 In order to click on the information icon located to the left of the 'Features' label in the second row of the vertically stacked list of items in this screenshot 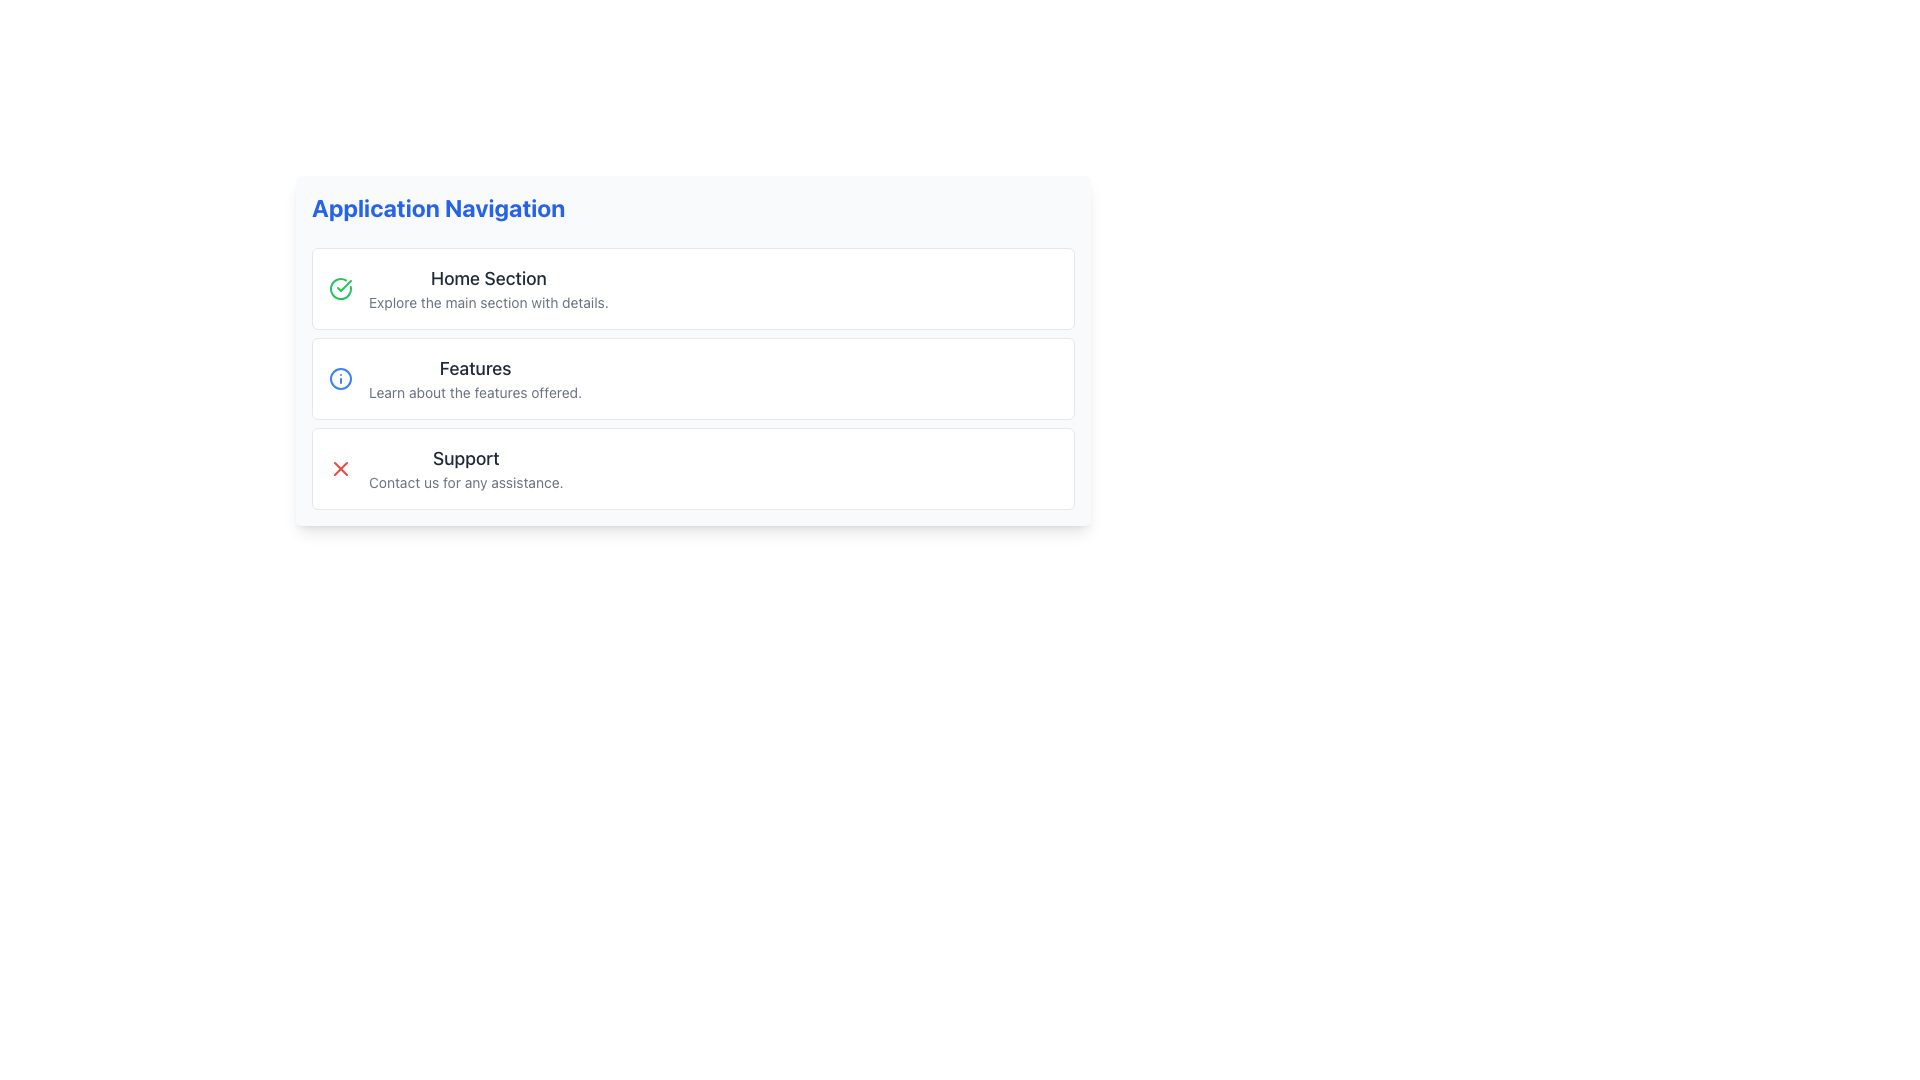, I will do `click(340, 378)`.